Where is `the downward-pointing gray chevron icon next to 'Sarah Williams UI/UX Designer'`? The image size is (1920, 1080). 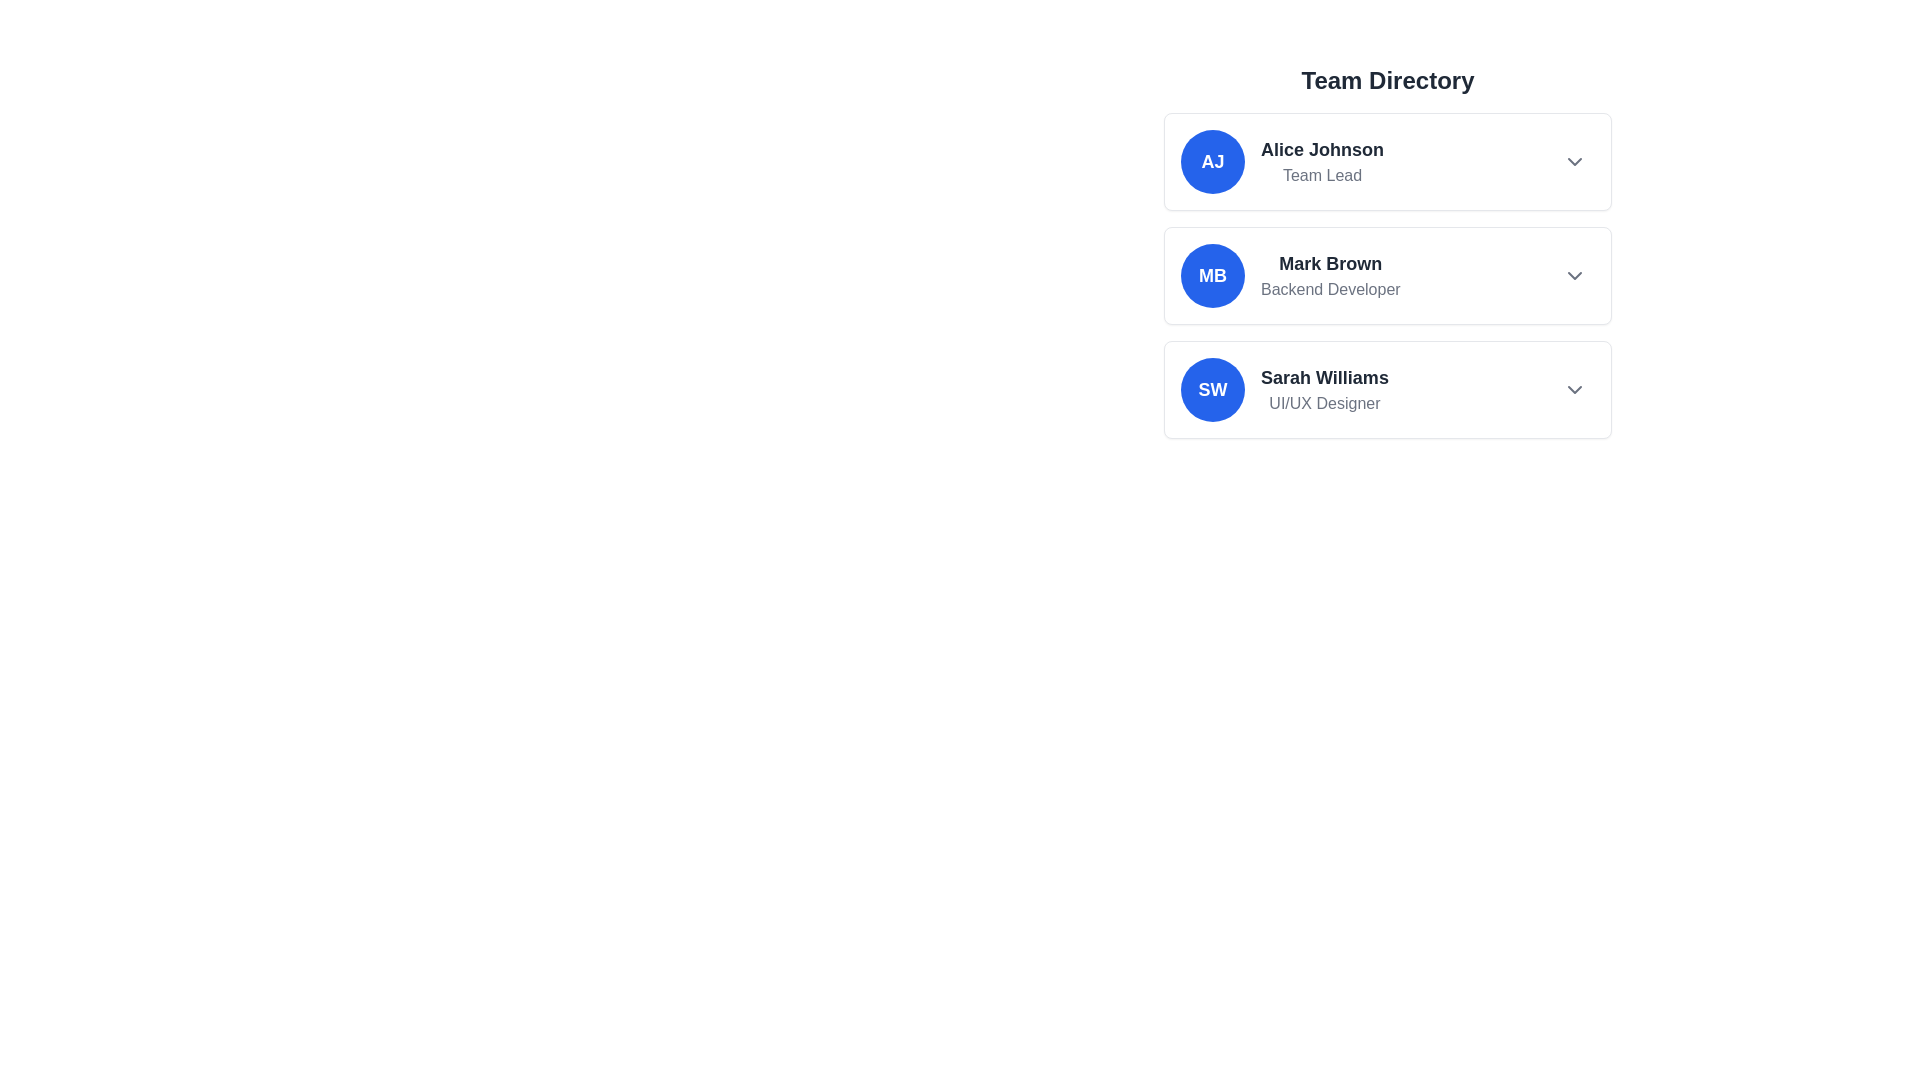
the downward-pointing gray chevron icon next to 'Sarah Williams UI/UX Designer' is located at coordinates (1573, 389).